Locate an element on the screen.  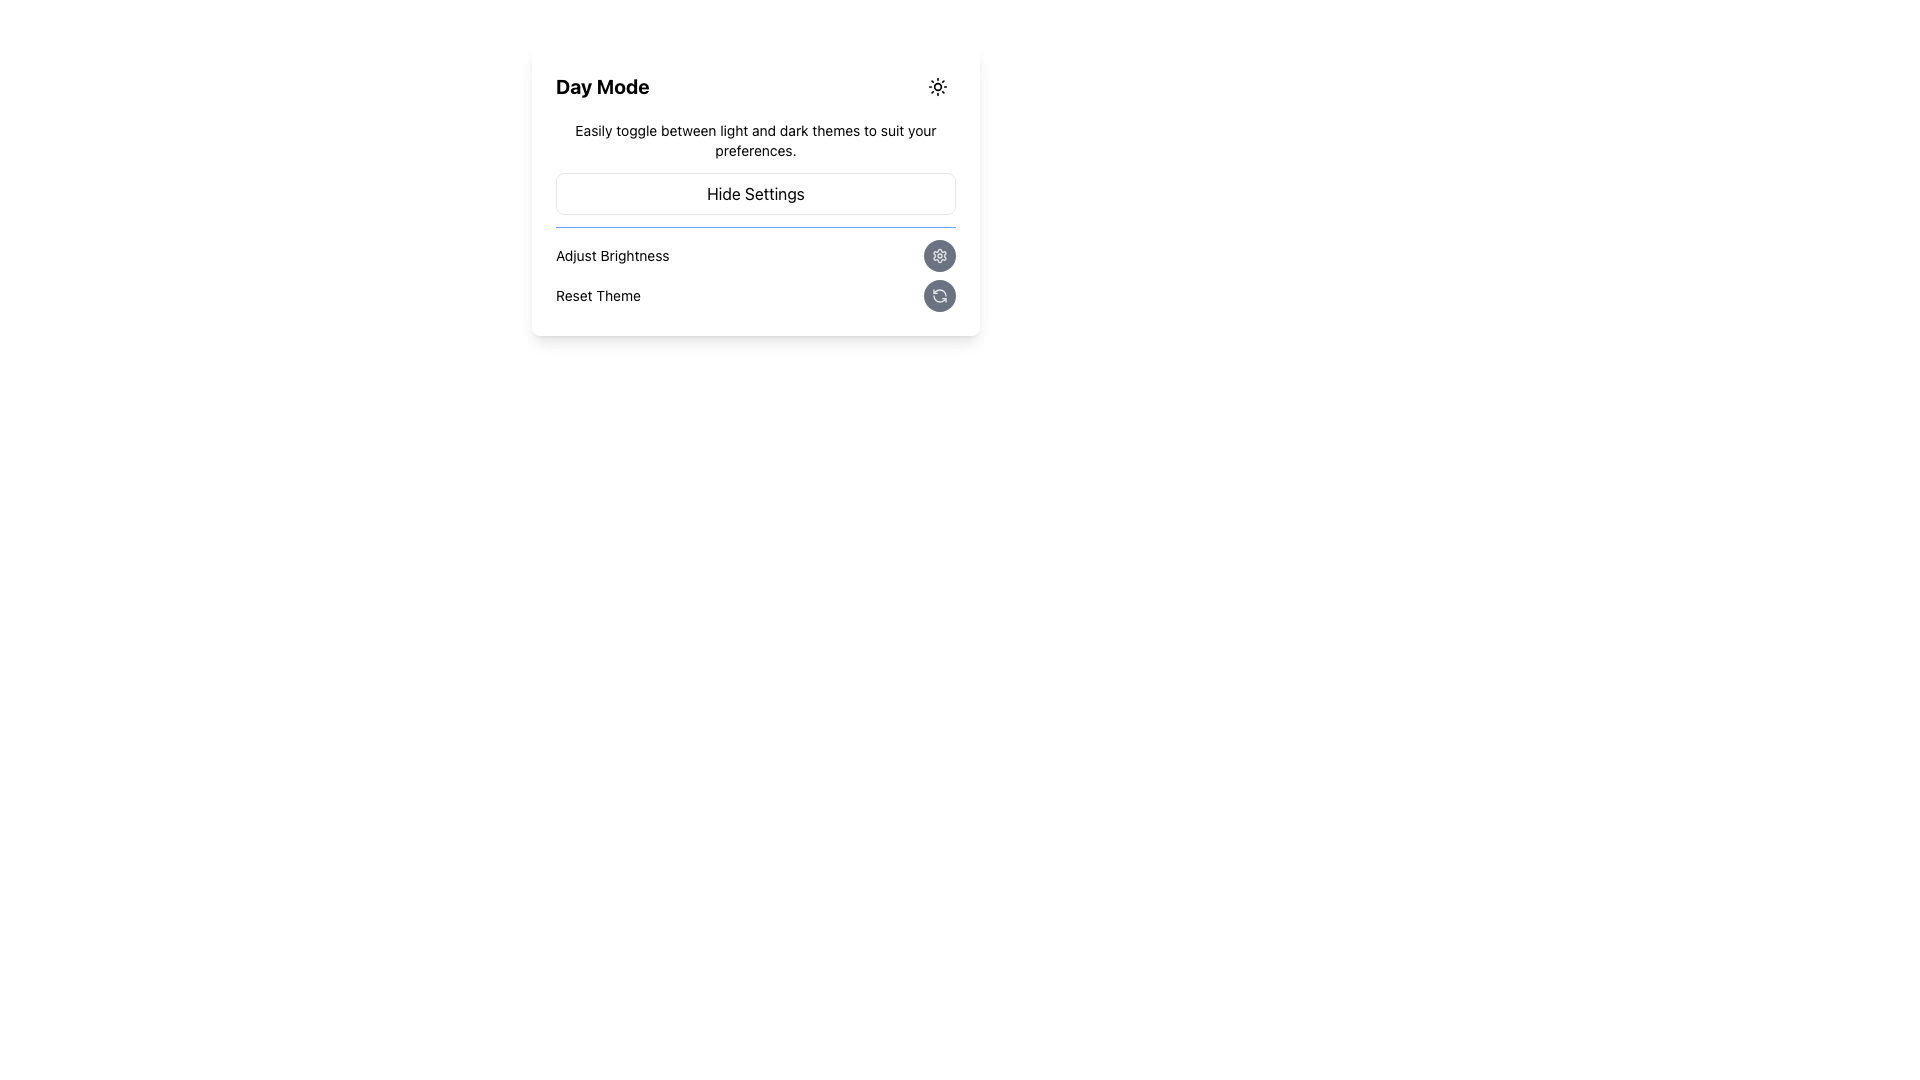
the gear icon located within the rounded button at the bottom right corner of the settings panel is located at coordinates (939, 254).